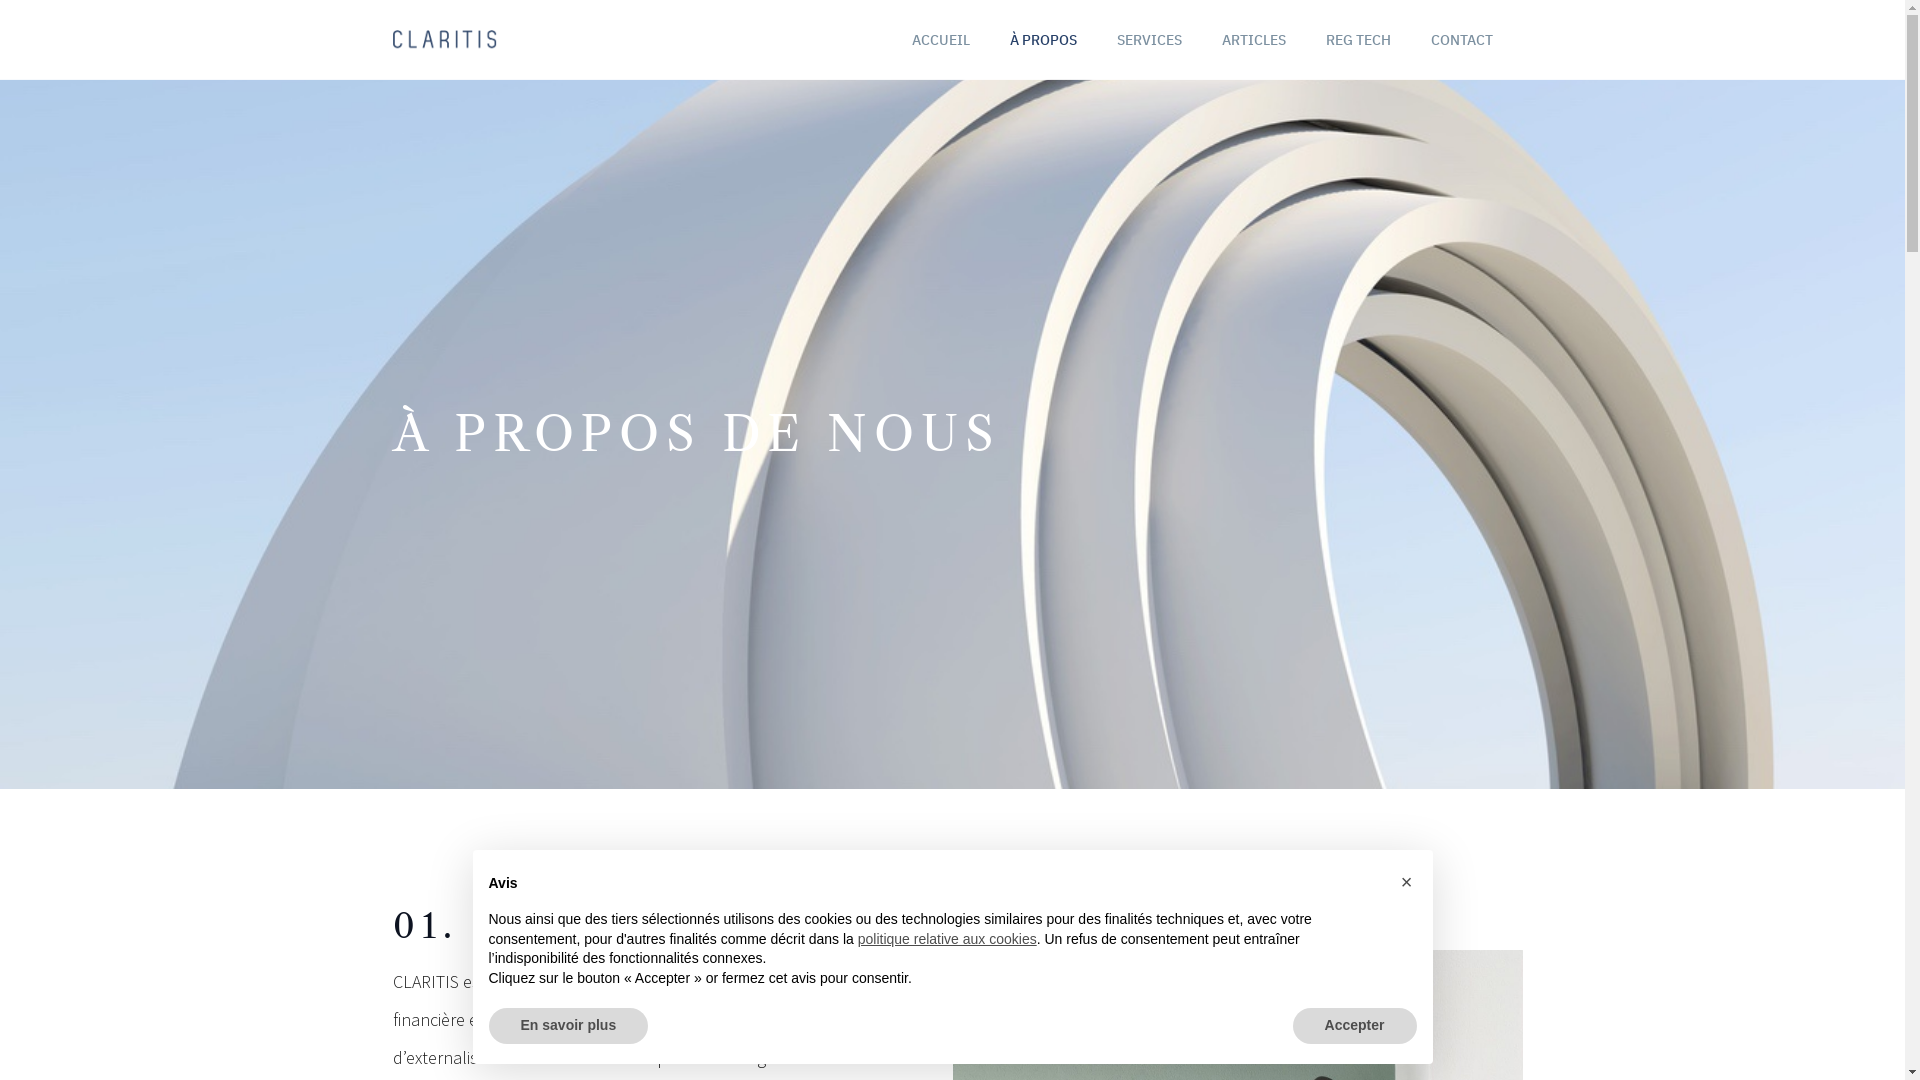 The width and height of the screenshot is (1920, 1080). Describe the element at coordinates (946, 938) in the screenshot. I see `'politique relative aux cookies'` at that location.